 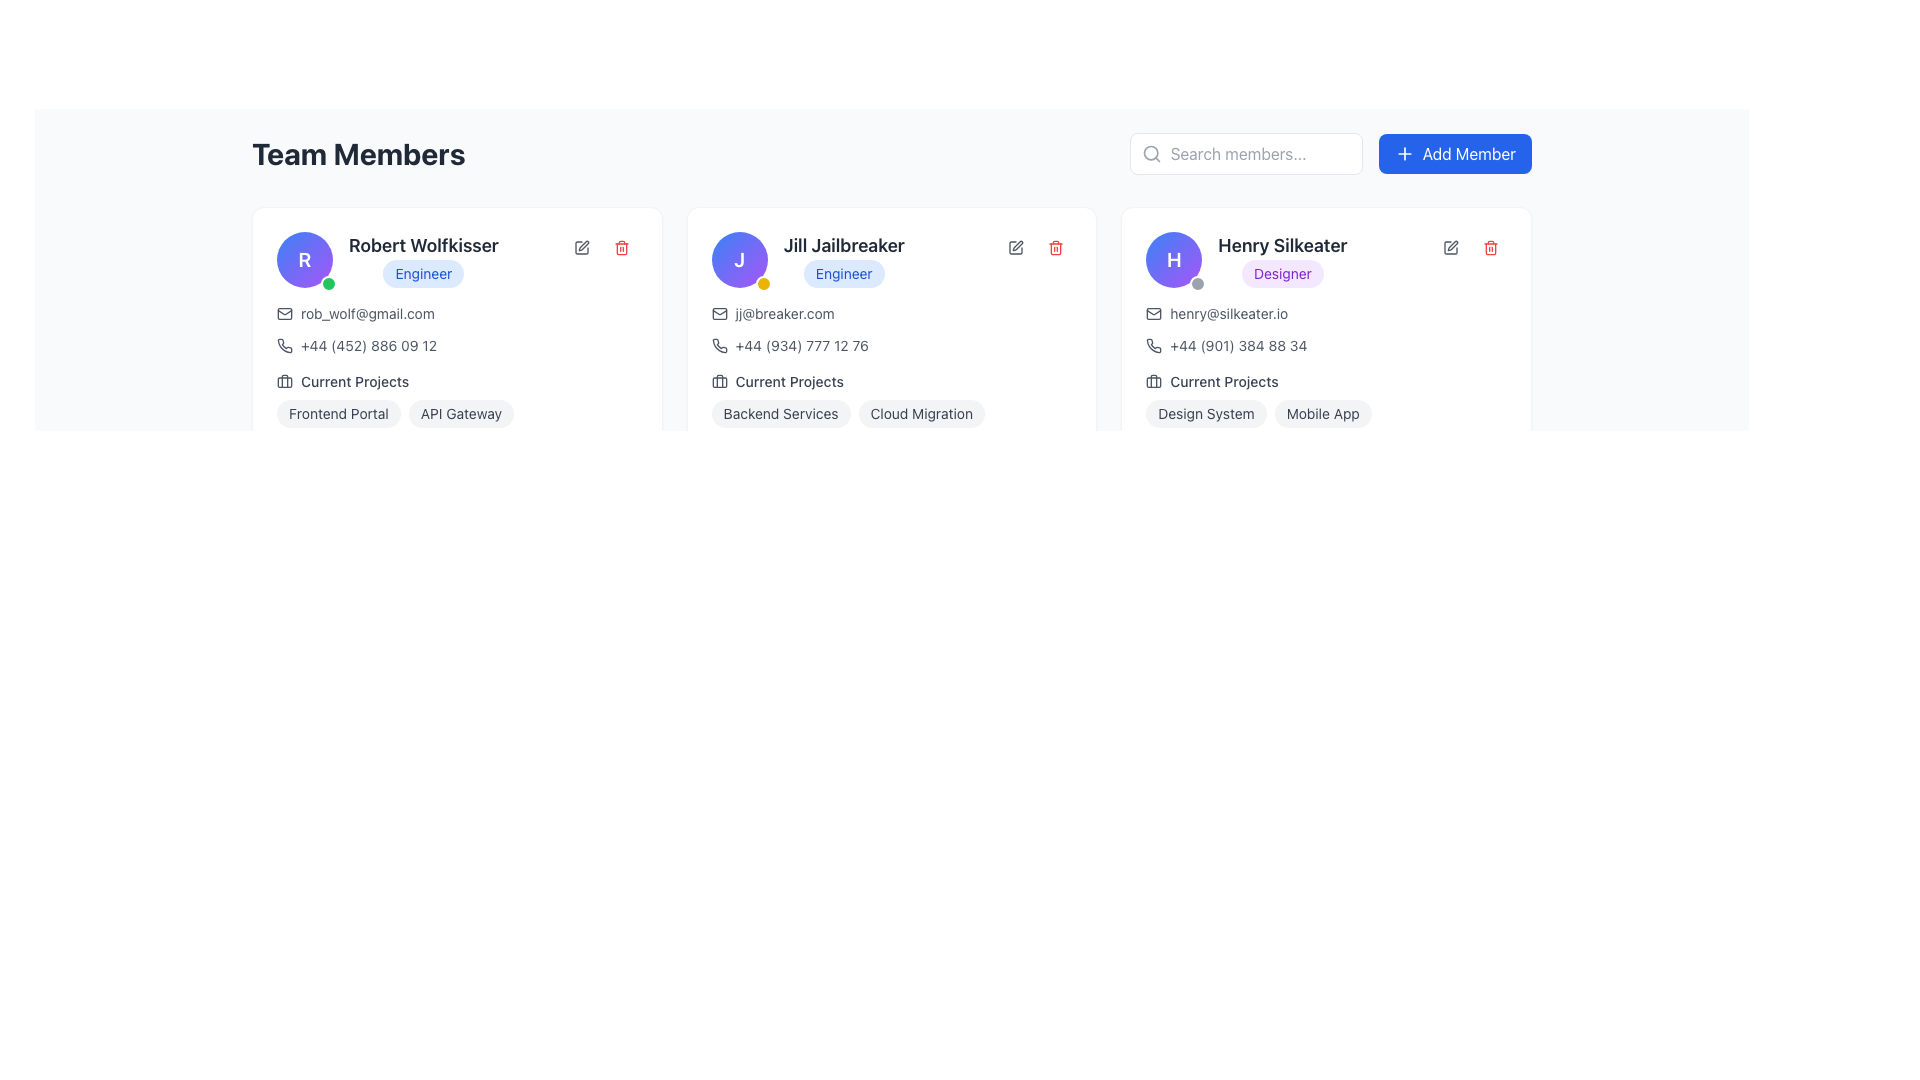 I want to click on the interactive email link labeled 'jj@breaker.com' located within the 'Jill Jailbreaker' card, positioned to the right of the email icon and above the phone number, to initiate an email, so click(x=784, y=313).